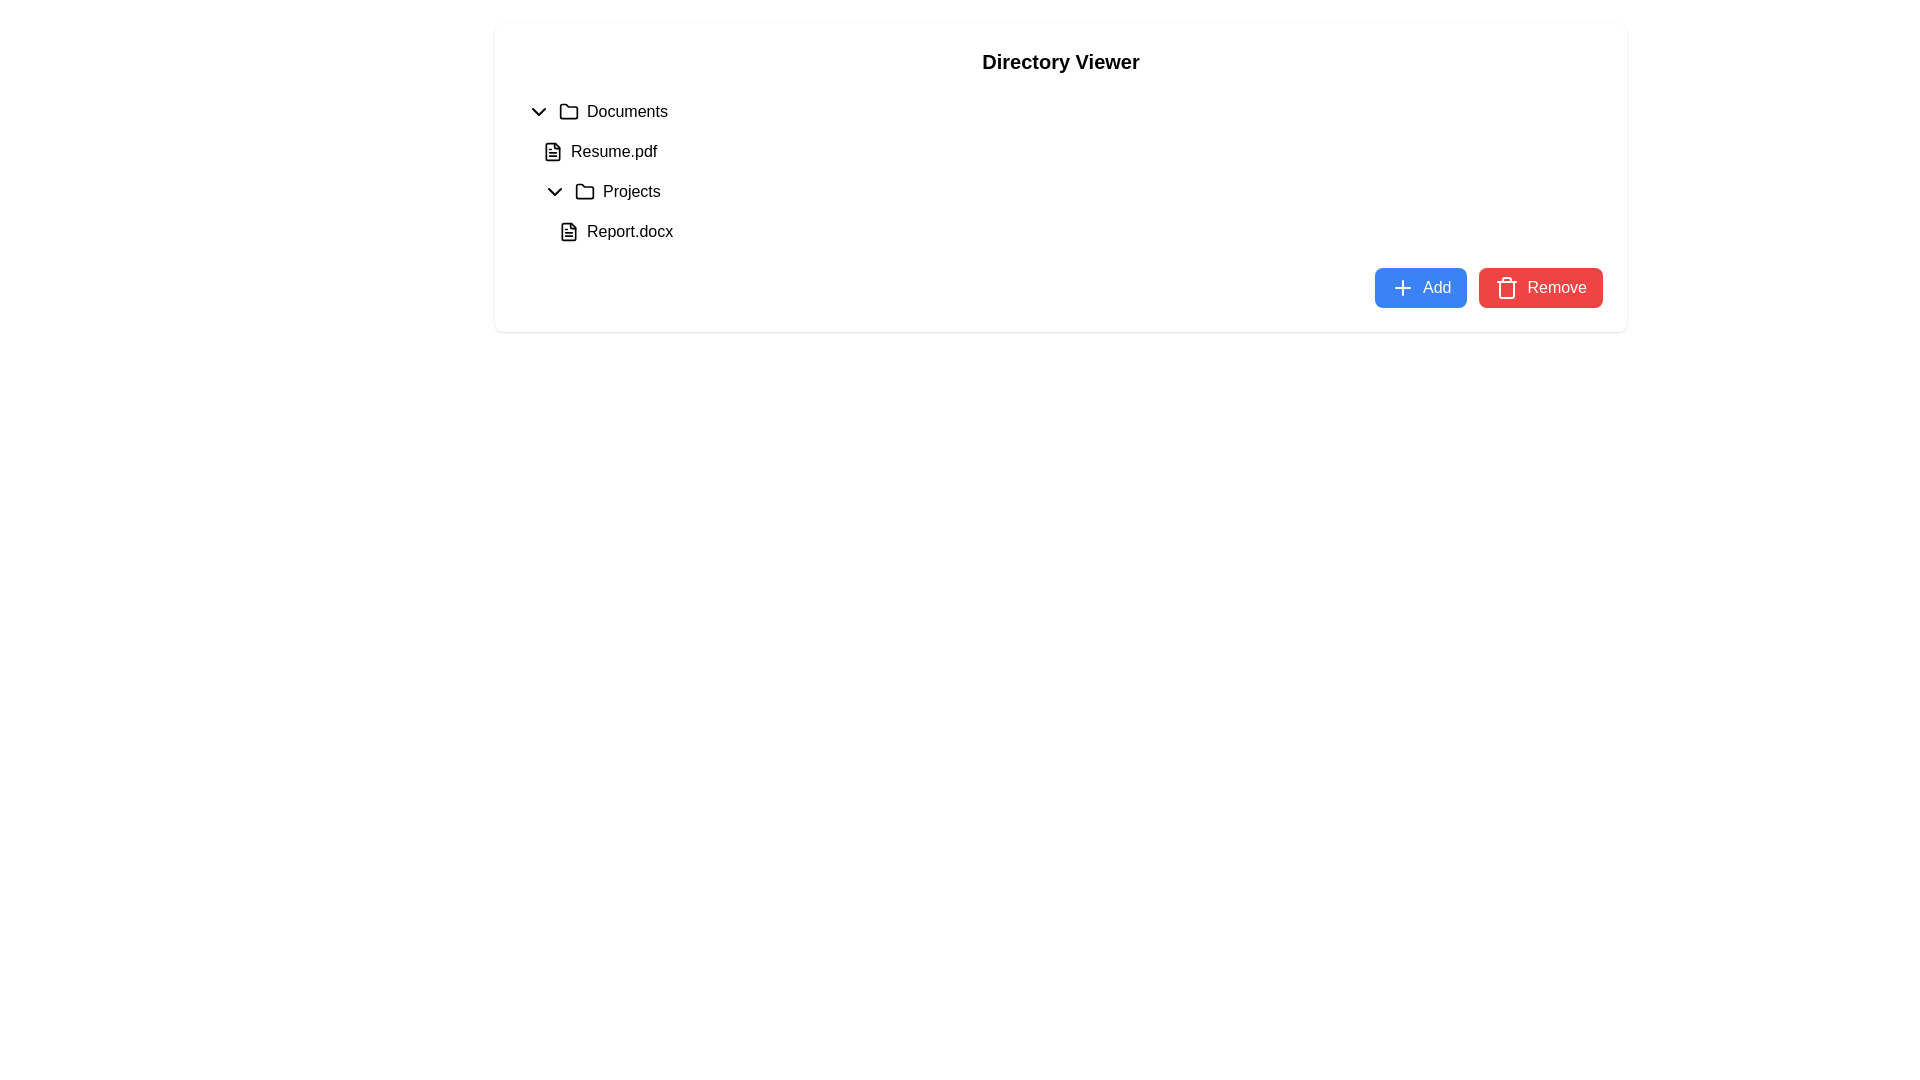 This screenshot has height=1080, width=1920. What do you see at coordinates (629, 230) in the screenshot?
I see `the text label 'Report.docx' in the 'Projects' folder` at bounding box center [629, 230].